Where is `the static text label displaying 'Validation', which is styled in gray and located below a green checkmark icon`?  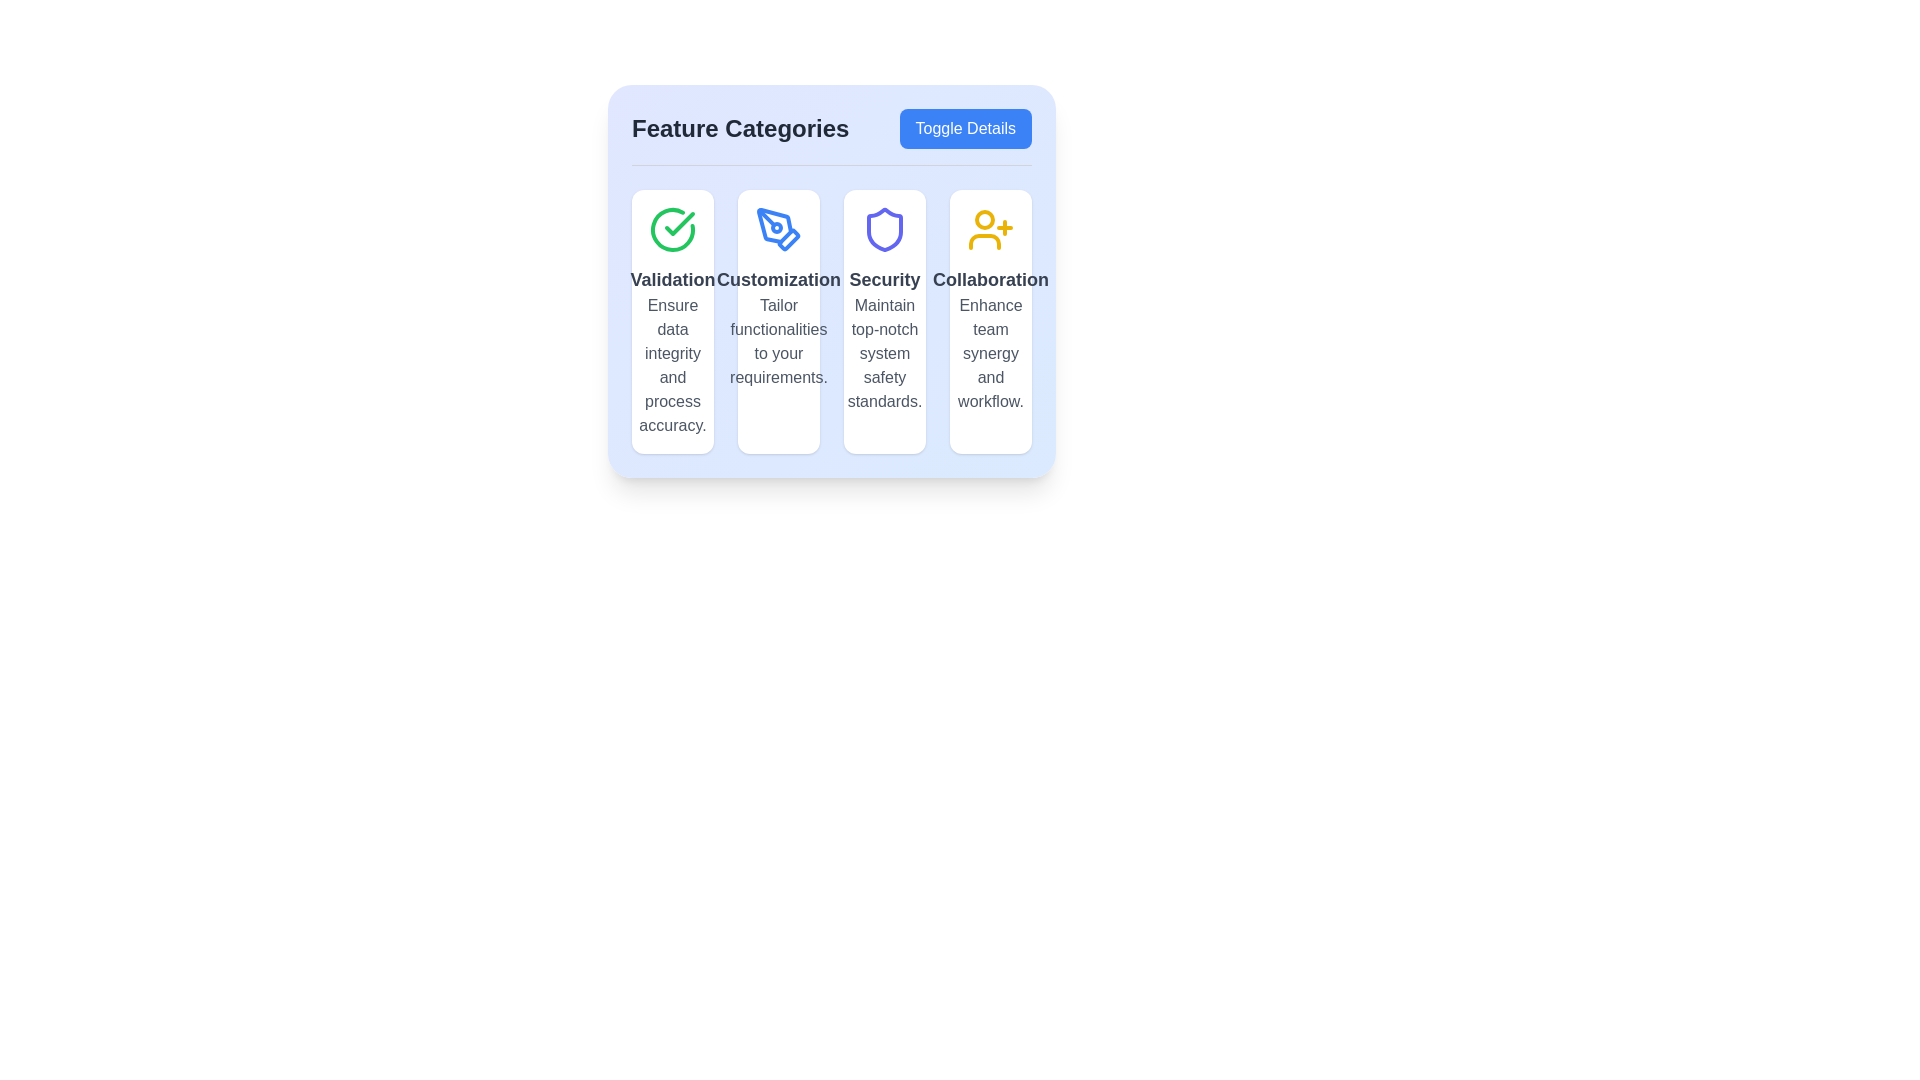 the static text label displaying 'Validation', which is styled in gray and located below a green checkmark icon is located at coordinates (672, 280).